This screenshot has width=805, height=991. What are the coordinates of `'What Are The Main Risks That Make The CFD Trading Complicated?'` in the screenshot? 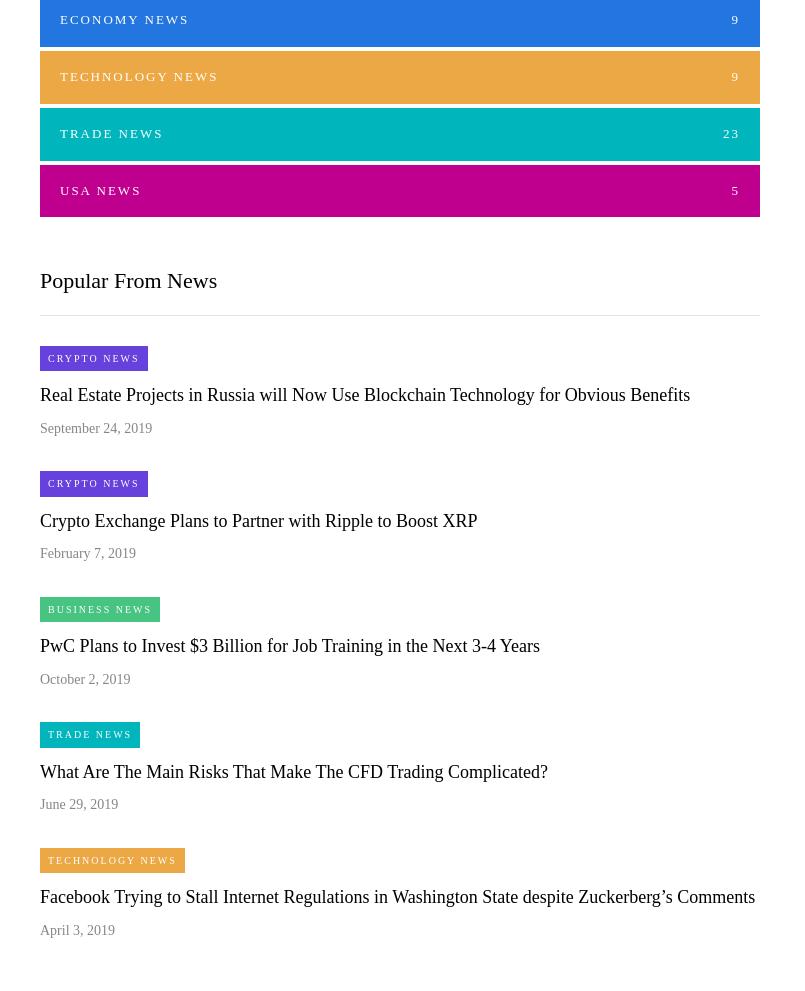 It's located at (292, 770).